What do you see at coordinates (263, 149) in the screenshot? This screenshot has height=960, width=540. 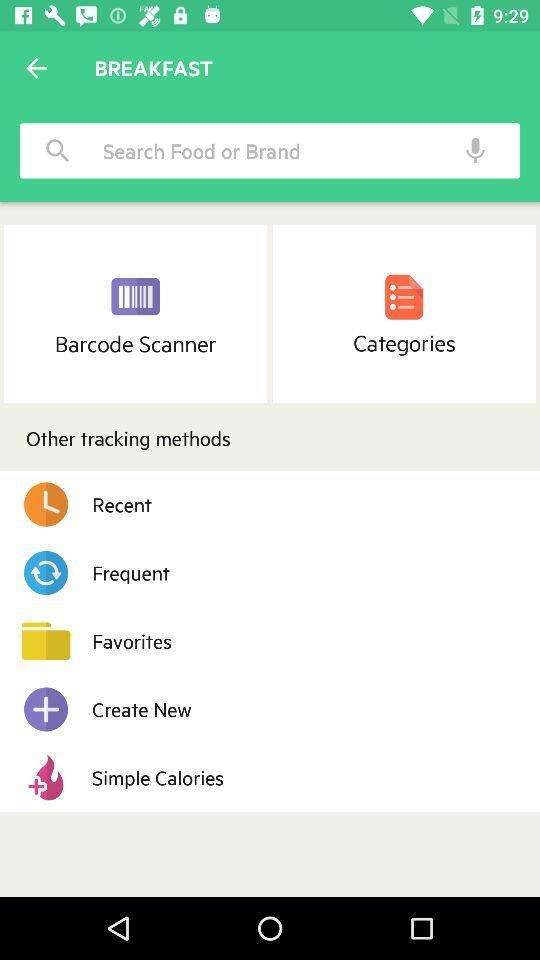 I see `the item below the breakfast icon` at bounding box center [263, 149].